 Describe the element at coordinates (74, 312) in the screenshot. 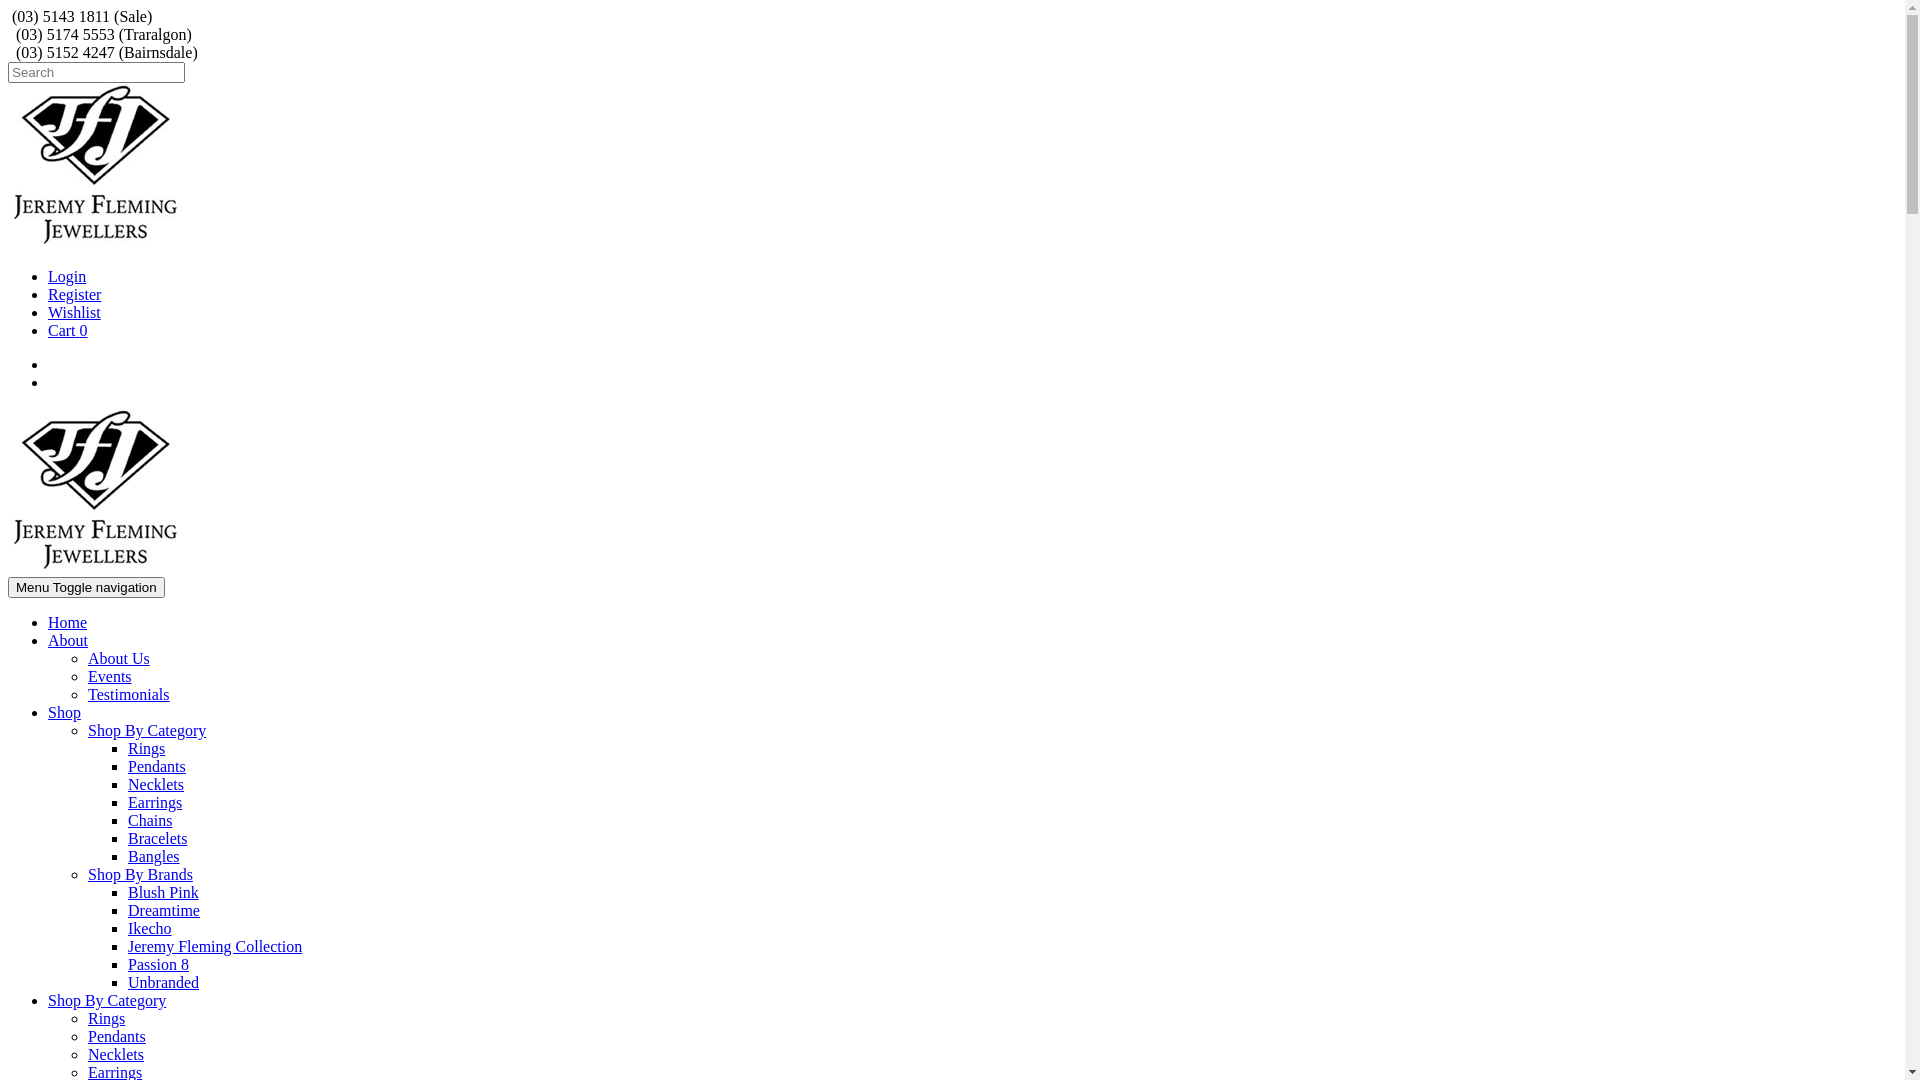

I see `'Wishlist'` at that location.